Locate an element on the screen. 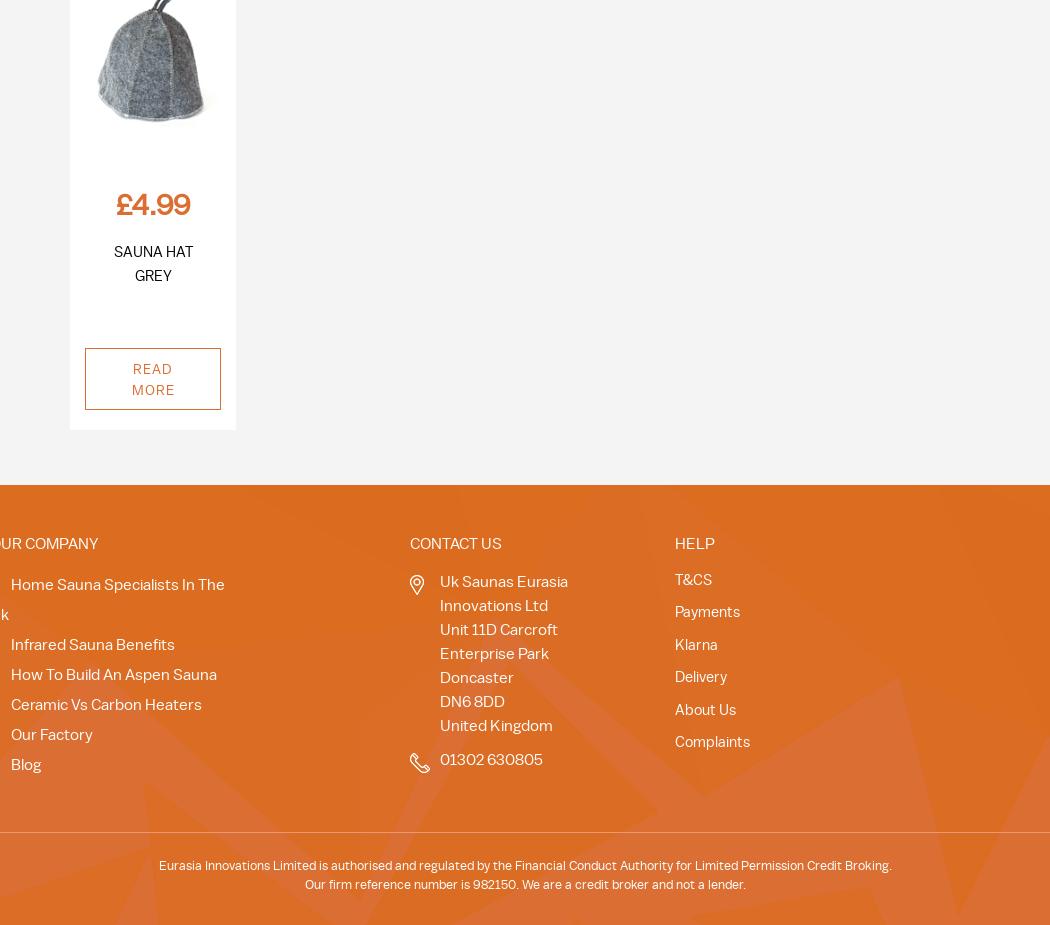 This screenshot has width=1050, height=925. 'Read More' is located at coordinates (152, 379).